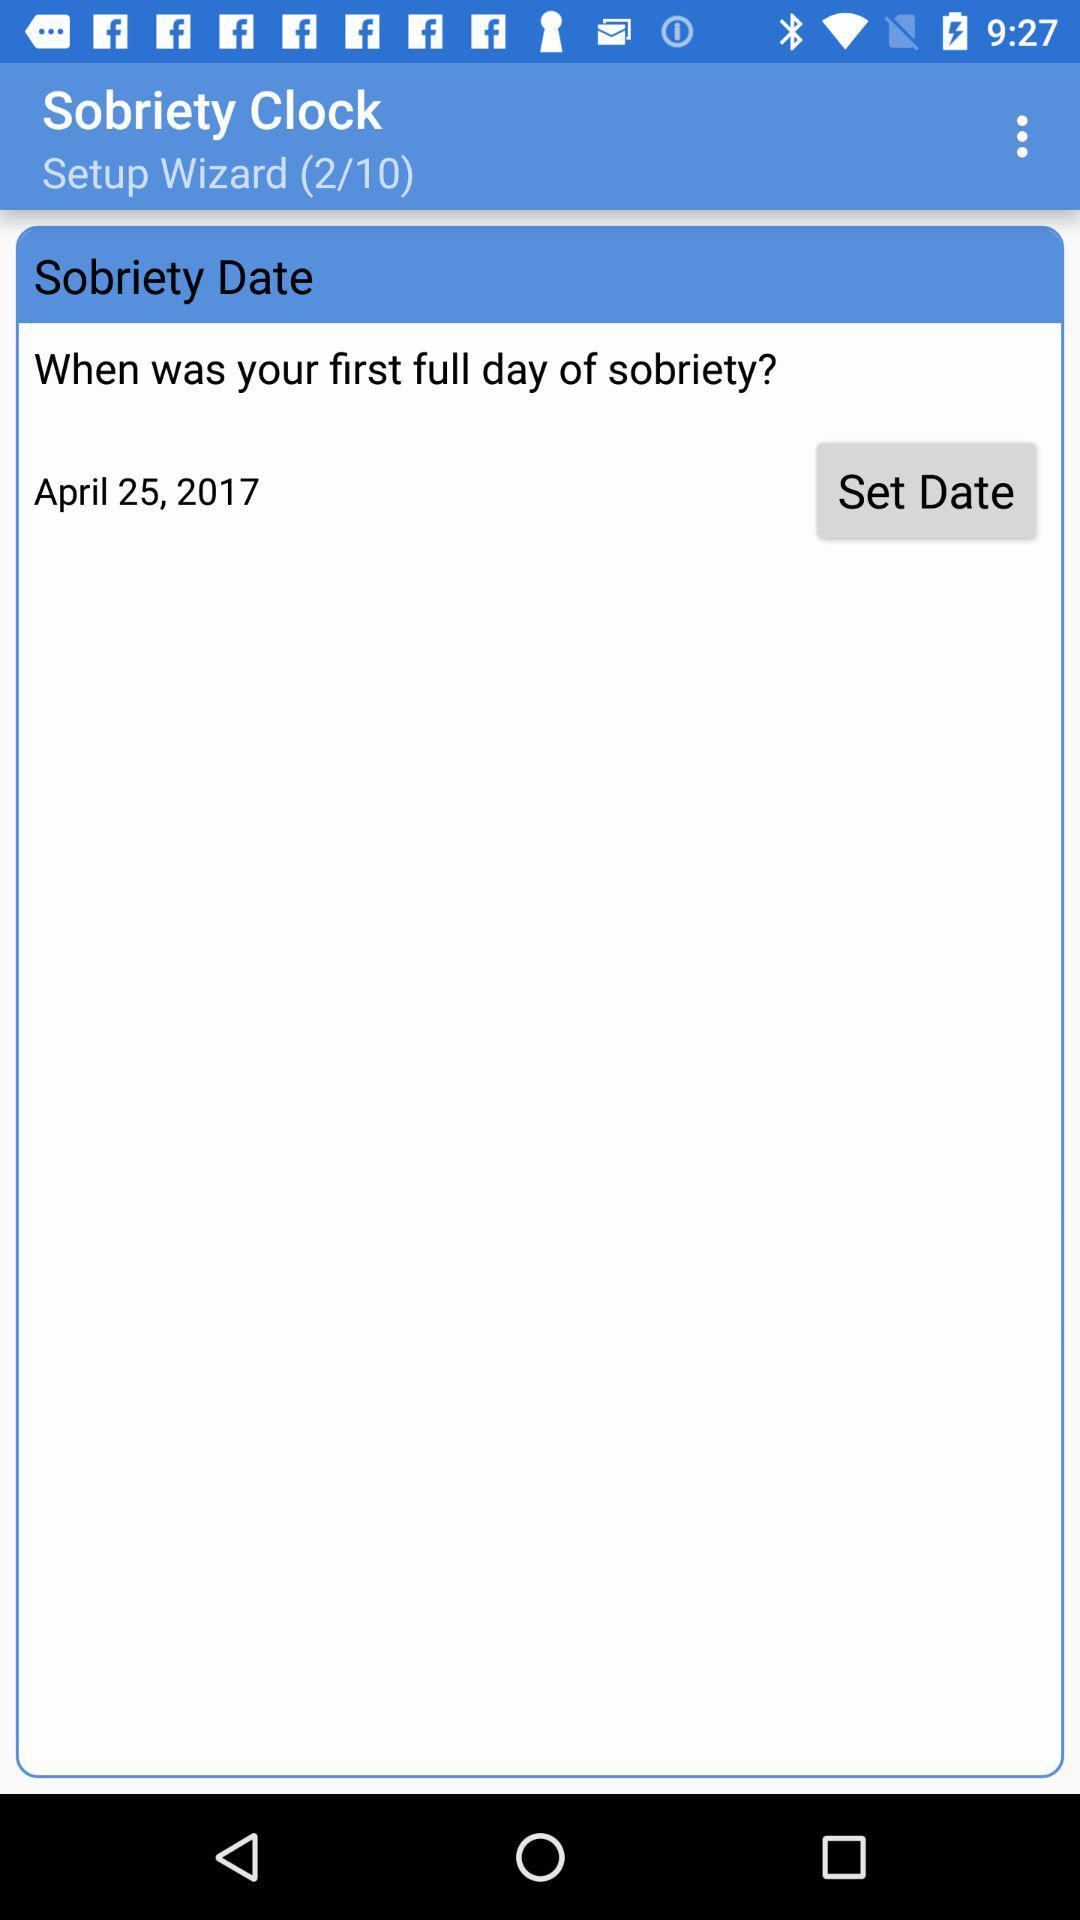  I want to click on set date item, so click(926, 490).